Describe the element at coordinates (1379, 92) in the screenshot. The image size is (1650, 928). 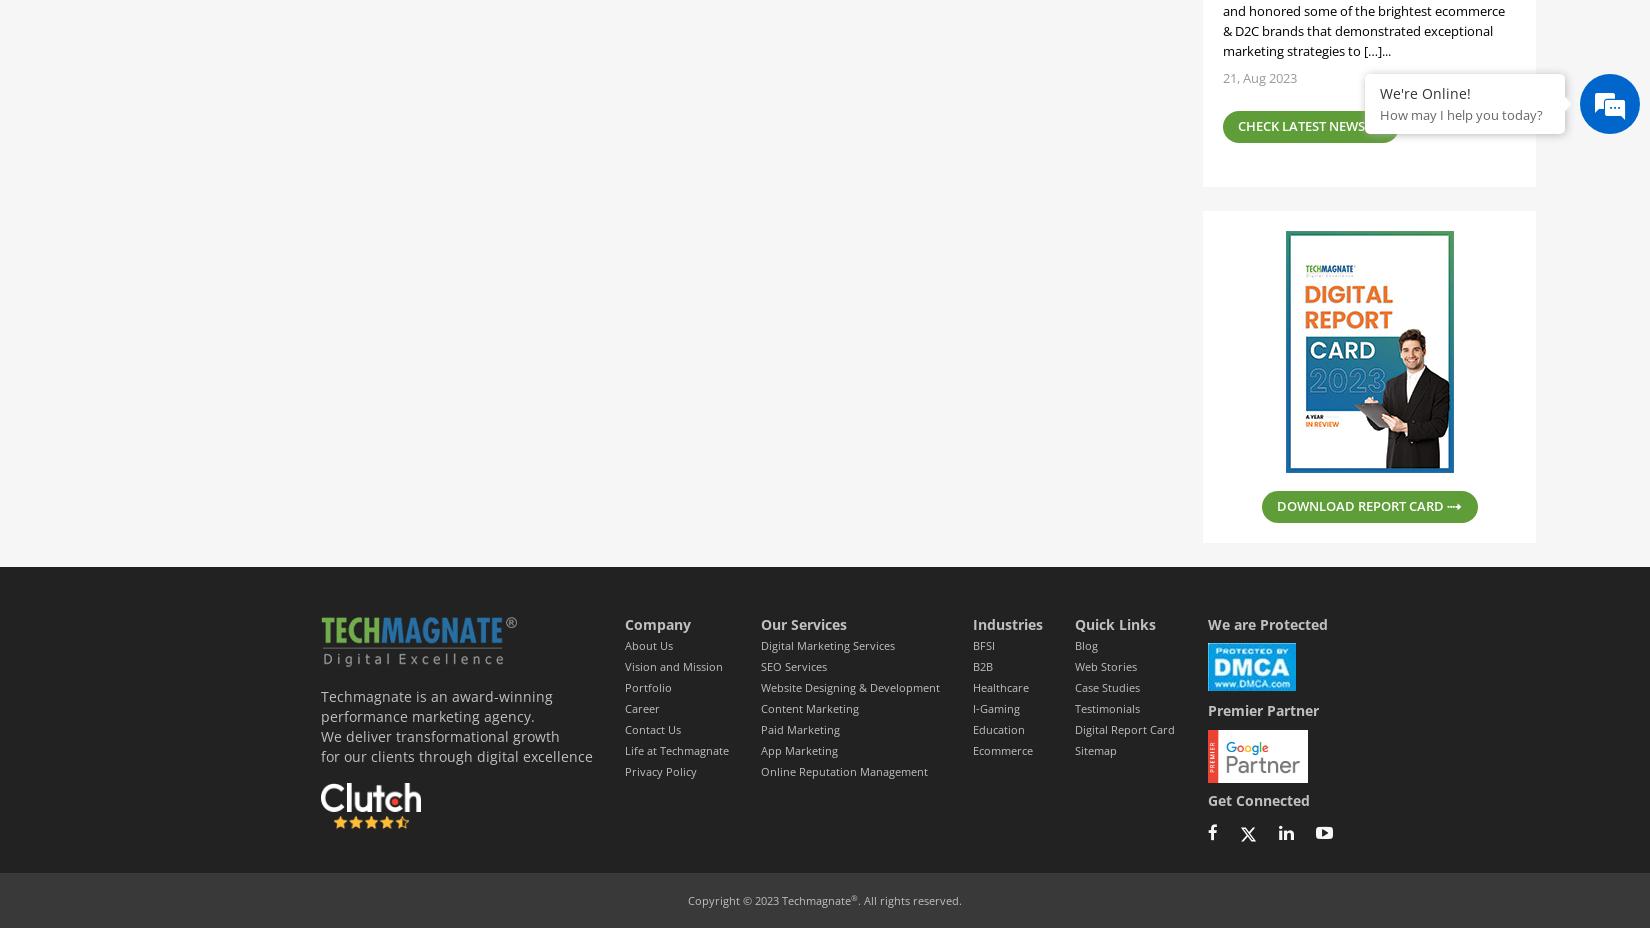
I see `'We're Online!'` at that location.